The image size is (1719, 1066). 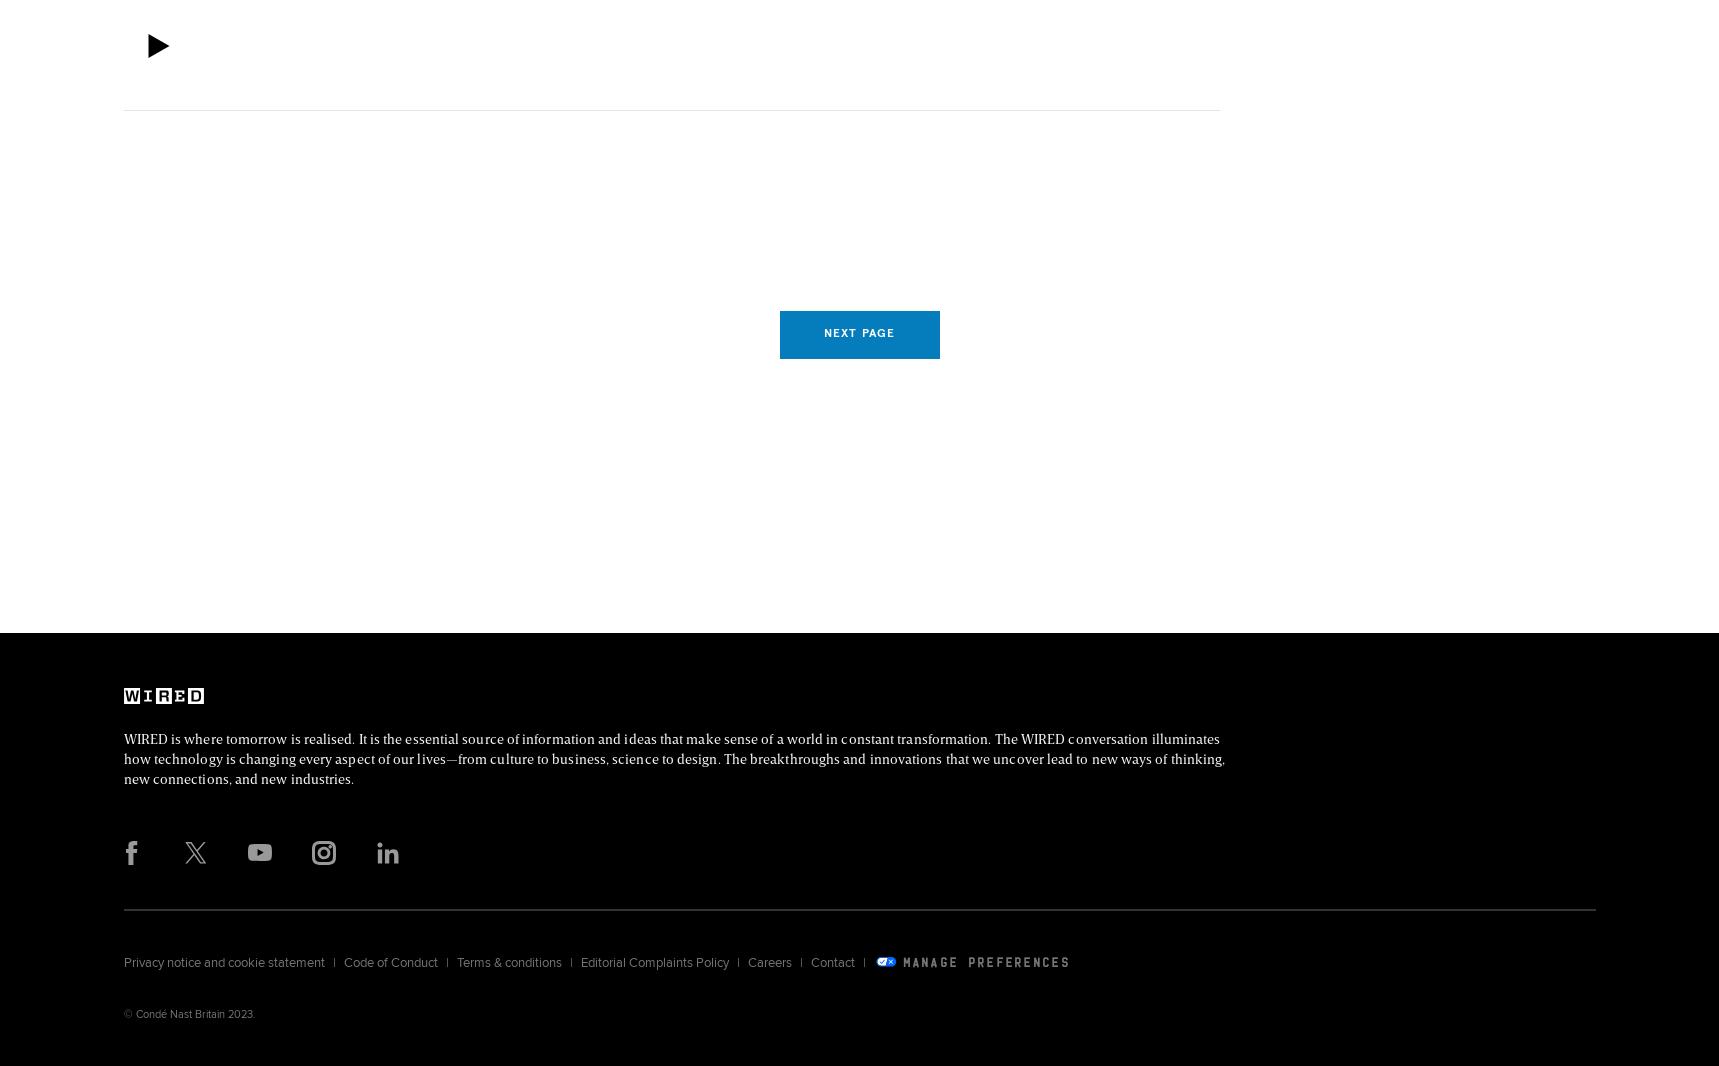 I want to click on 'Code of Conduct', so click(x=389, y=960).